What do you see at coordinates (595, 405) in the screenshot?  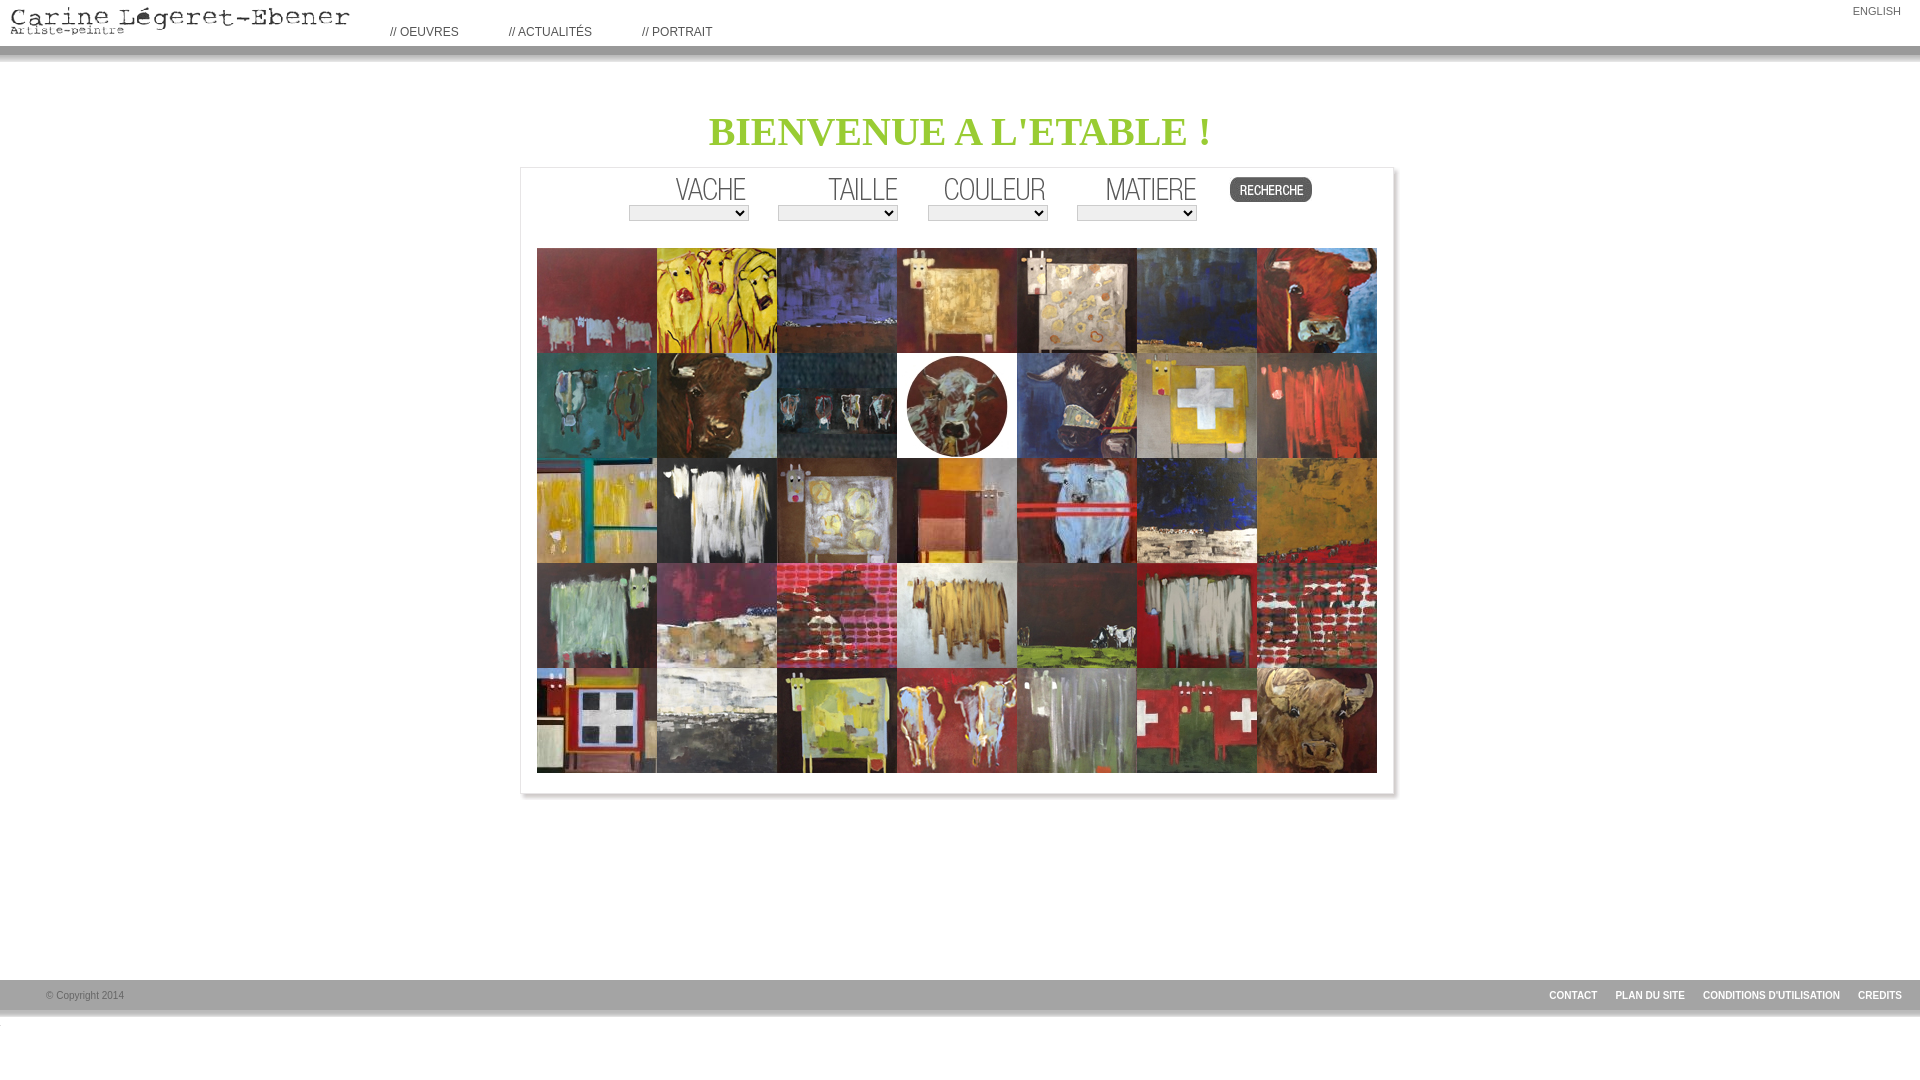 I see `'Les culs'` at bounding box center [595, 405].